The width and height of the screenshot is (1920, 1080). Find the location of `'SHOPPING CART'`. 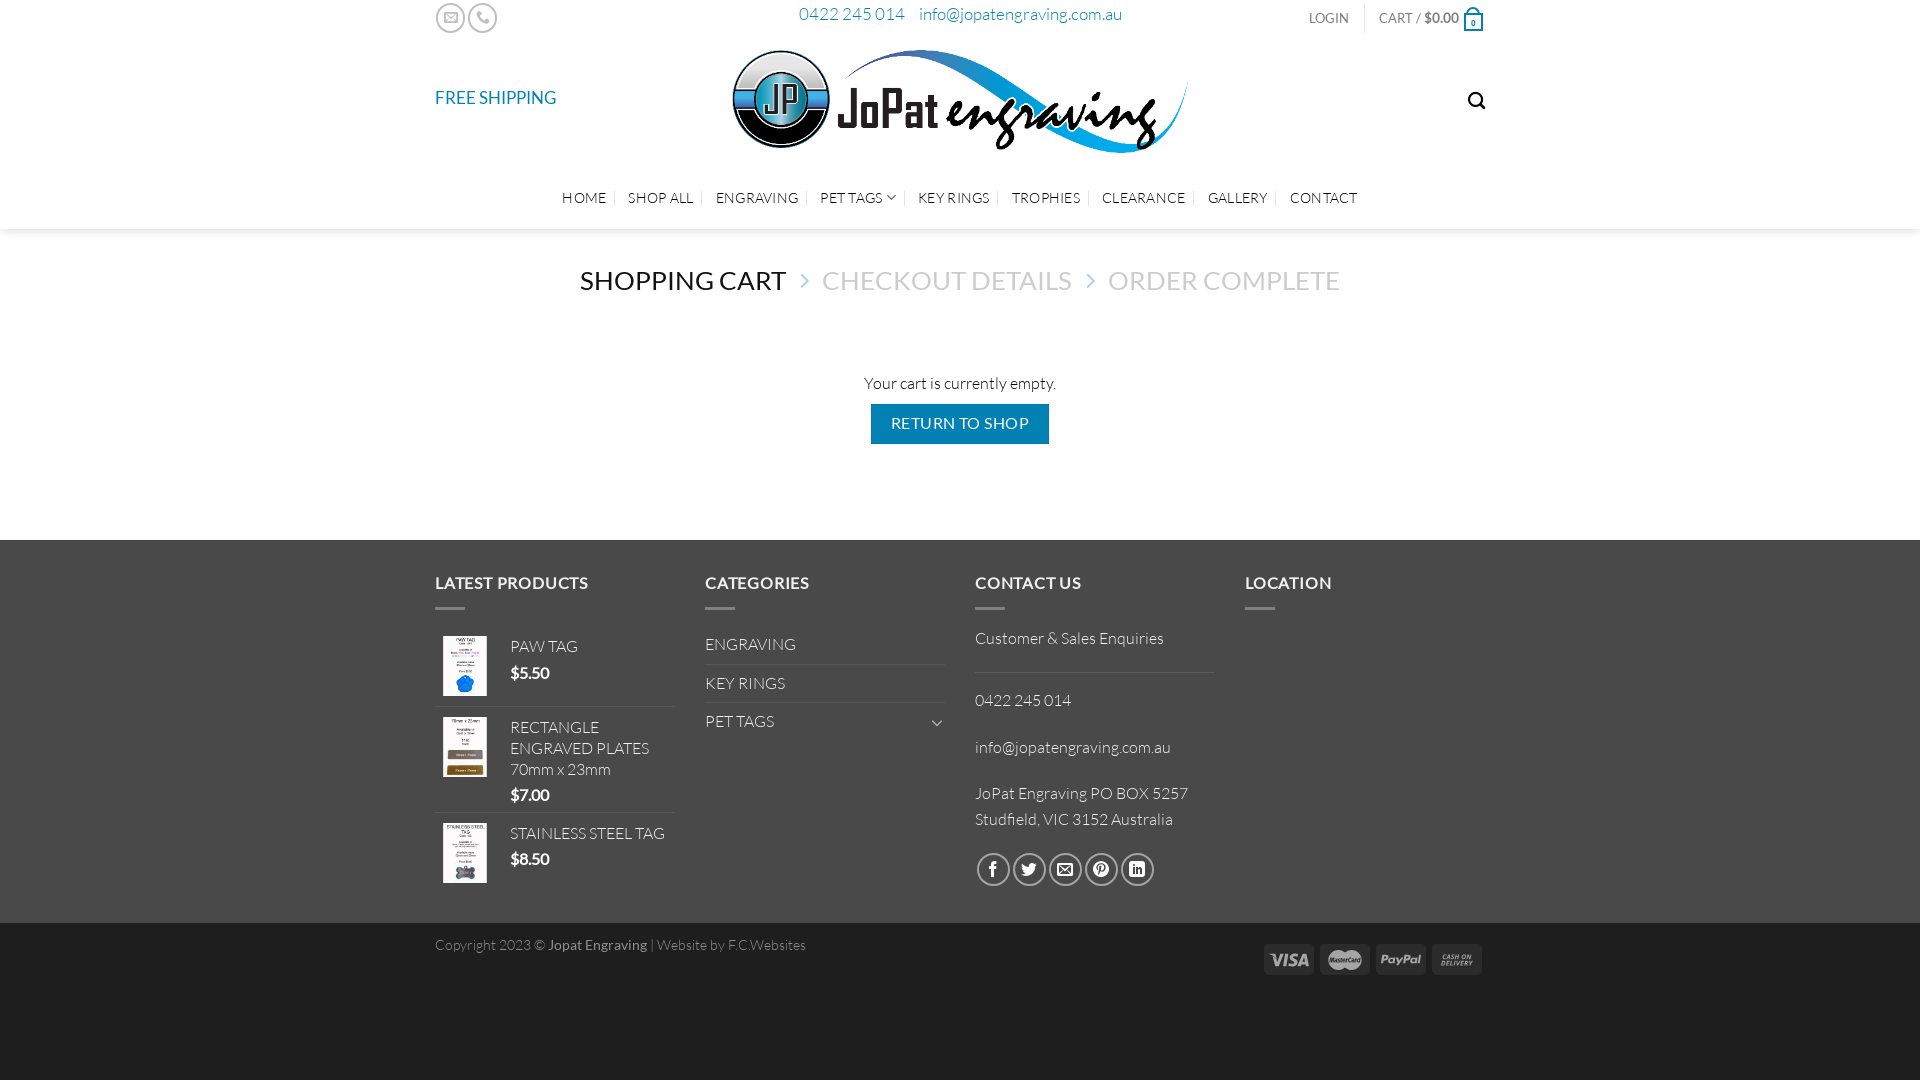

'SHOPPING CART' is located at coordinates (682, 279).